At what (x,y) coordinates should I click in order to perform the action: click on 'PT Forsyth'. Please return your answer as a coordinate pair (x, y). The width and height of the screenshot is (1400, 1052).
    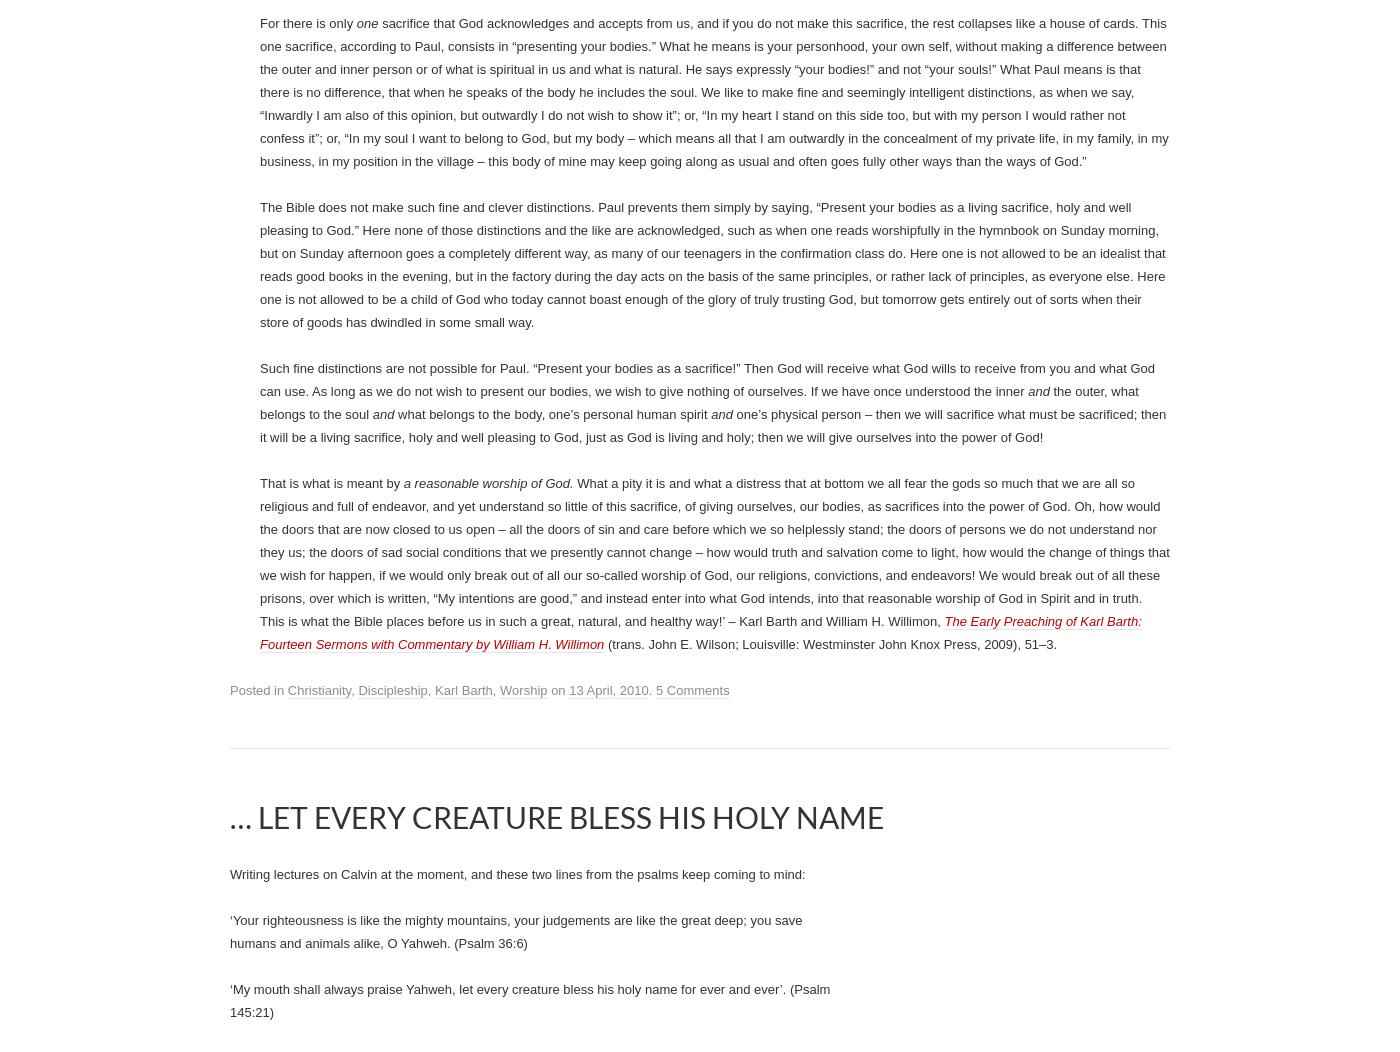
    Looking at the image, I should click on (368, 54).